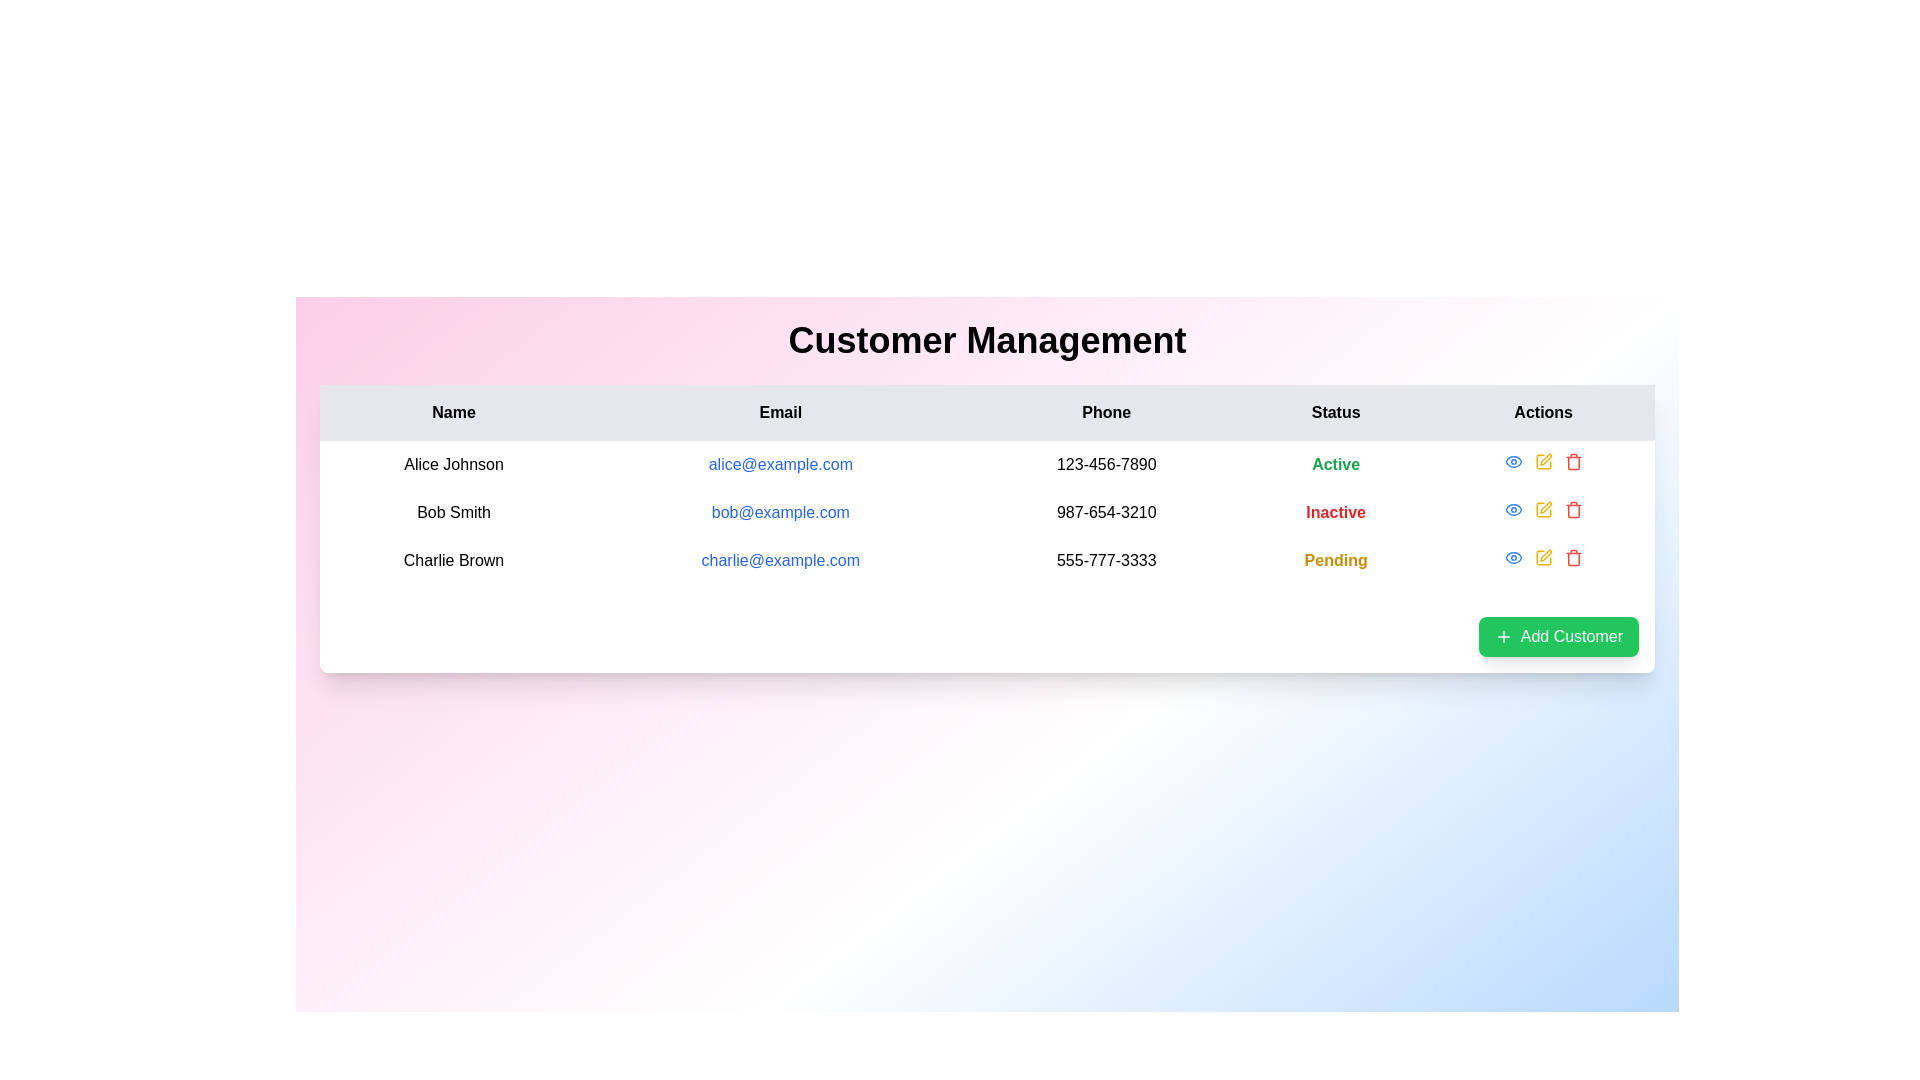 This screenshot has width=1920, height=1080. Describe the element at coordinates (1544, 459) in the screenshot. I see `the 'edit' icon button in the 'Actions' column for 'Bob Smith'` at that location.